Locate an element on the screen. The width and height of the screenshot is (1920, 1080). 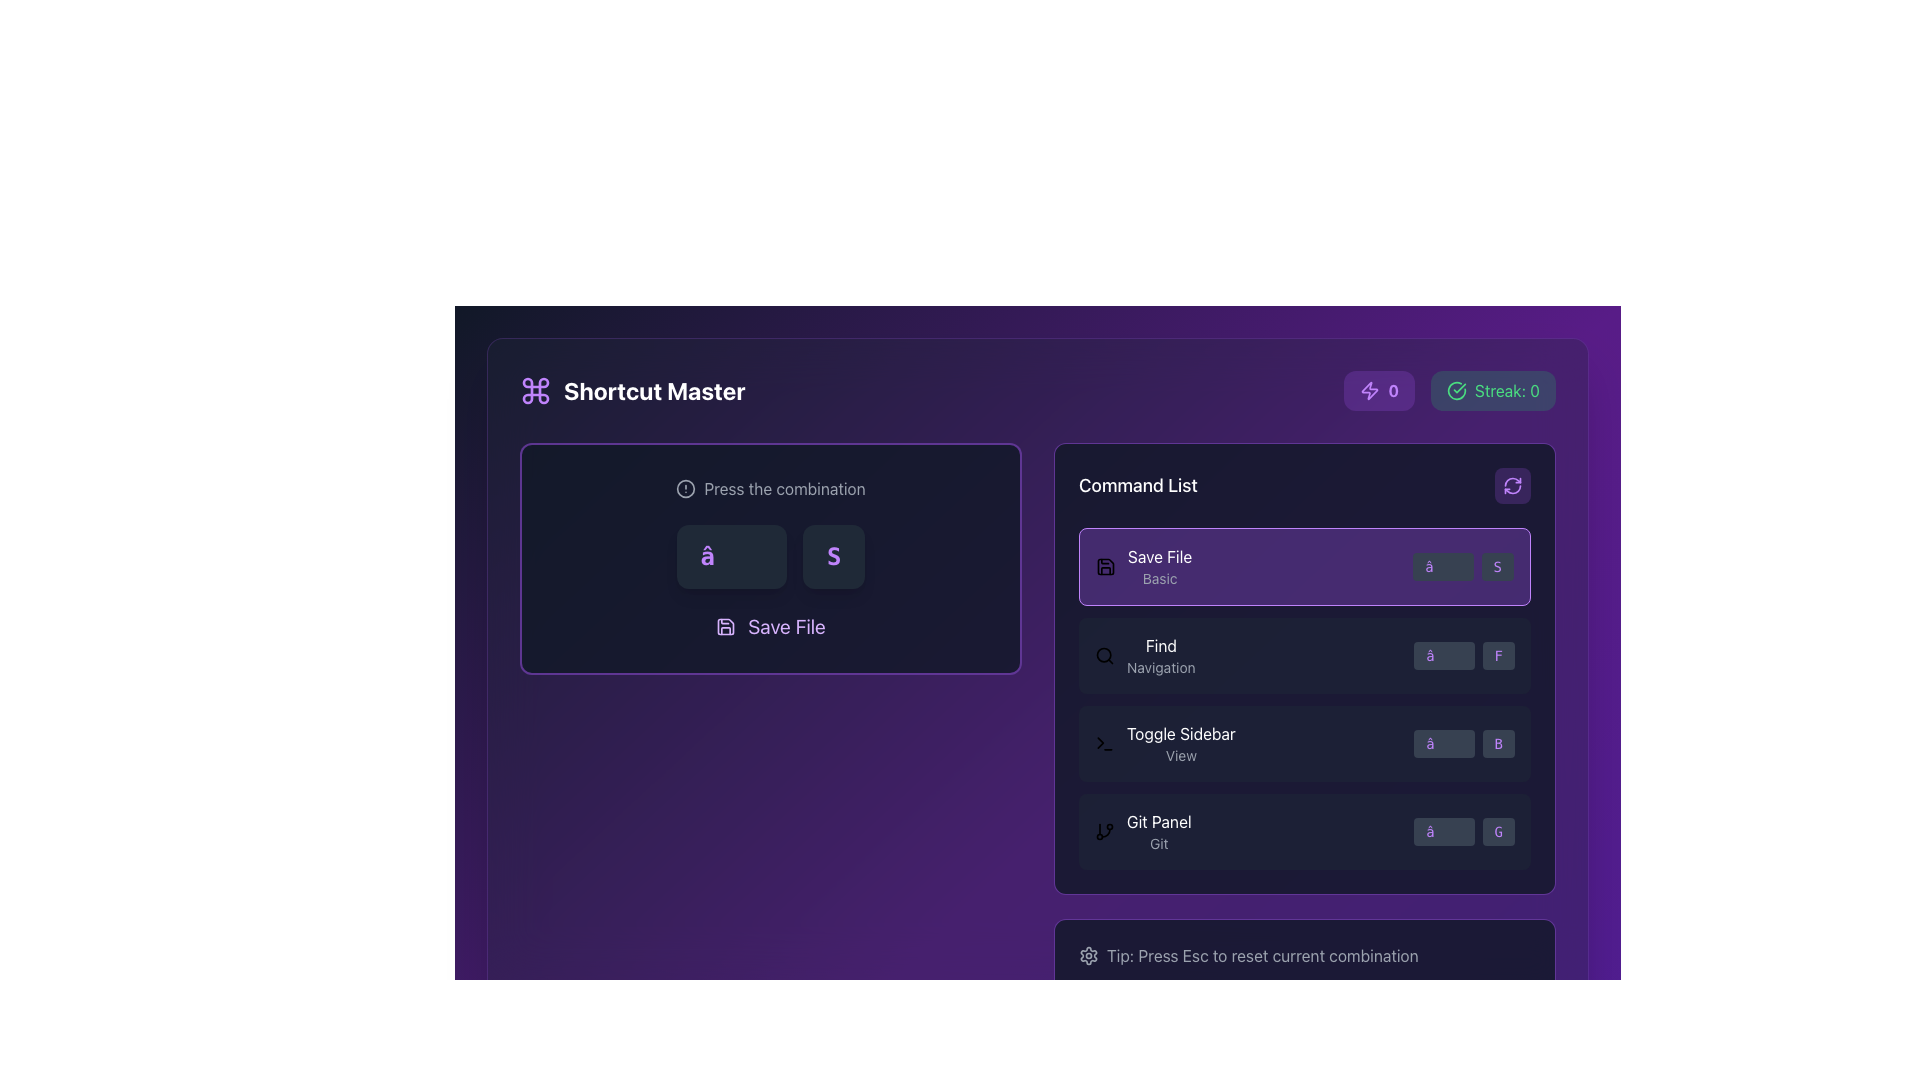
the text label 'Press the combination' which is accompanied by a circular alert icon, located near the upper-left corner of the central content box is located at coordinates (770, 489).